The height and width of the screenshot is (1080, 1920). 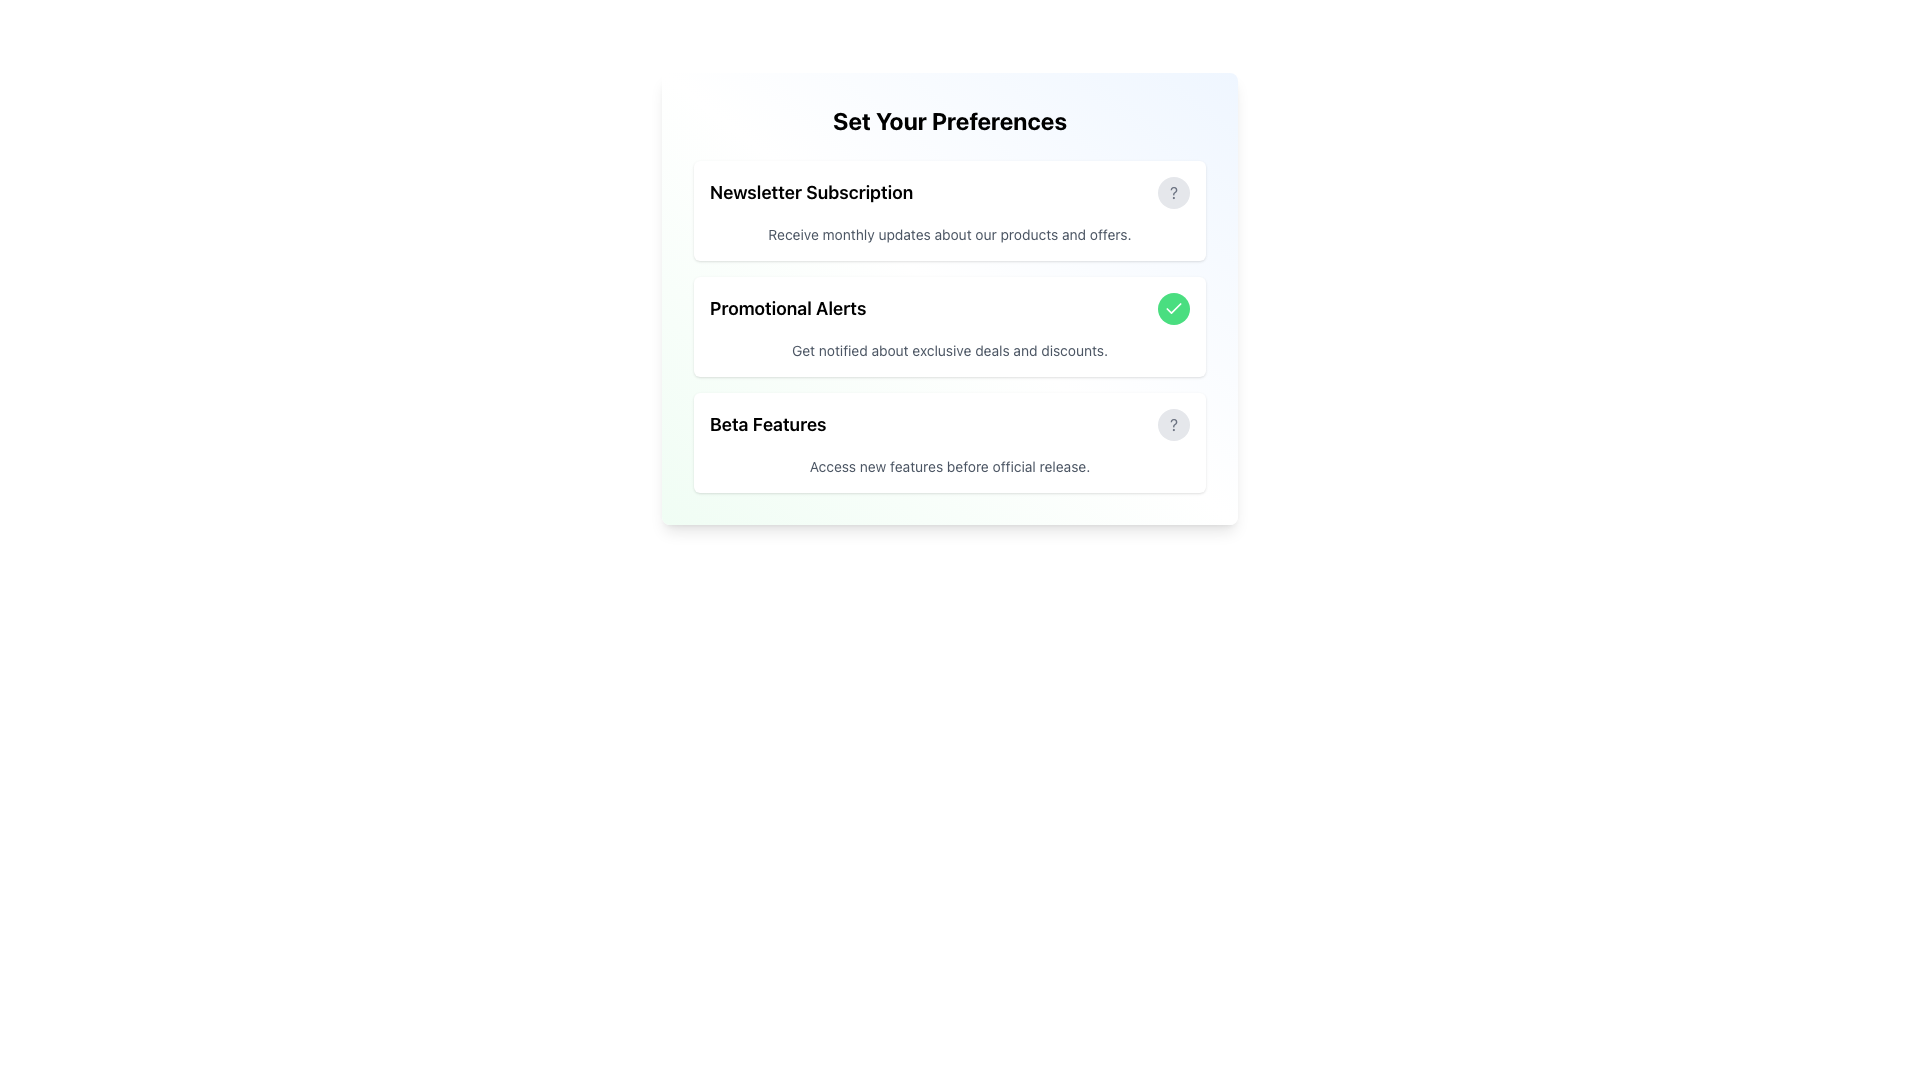 What do you see at coordinates (1174, 308) in the screenshot?
I see `the completed state indication by focusing on the checkmark icon within the green circular button to the right of the 'Promotional Alerts' option` at bounding box center [1174, 308].